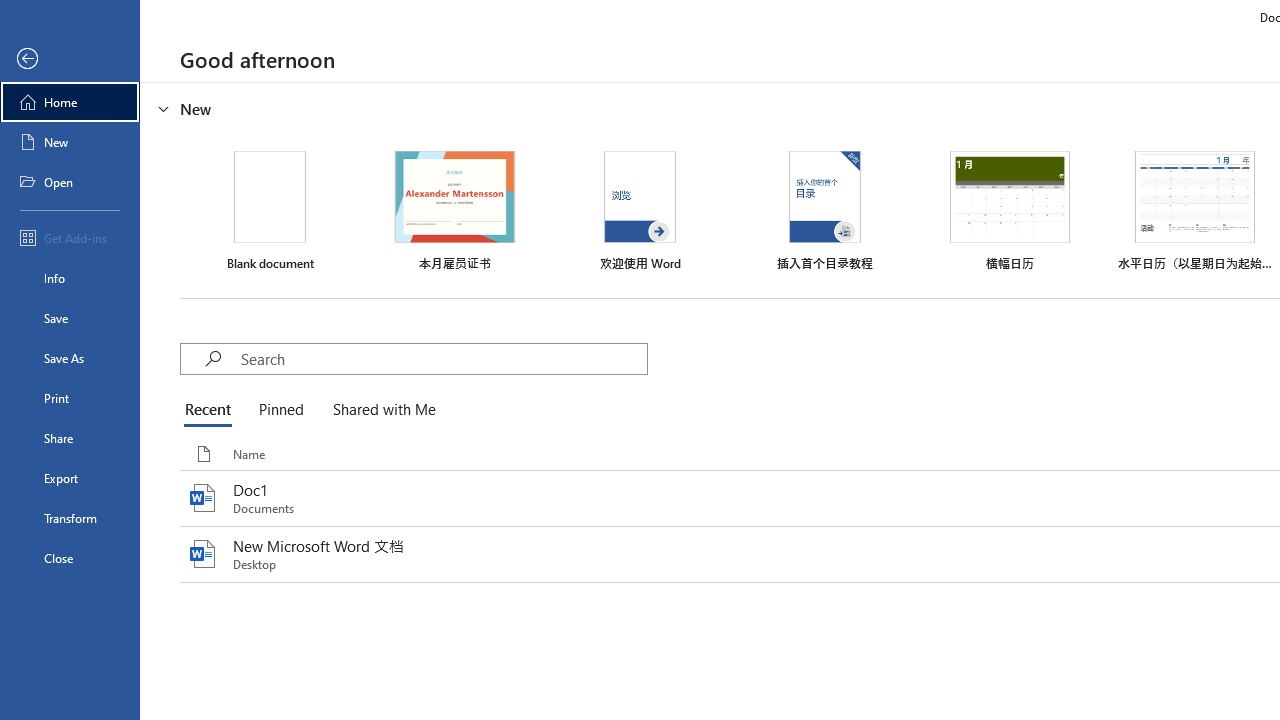 The height and width of the screenshot is (720, 1280). I want to click on 'Info', so click(69, 277).